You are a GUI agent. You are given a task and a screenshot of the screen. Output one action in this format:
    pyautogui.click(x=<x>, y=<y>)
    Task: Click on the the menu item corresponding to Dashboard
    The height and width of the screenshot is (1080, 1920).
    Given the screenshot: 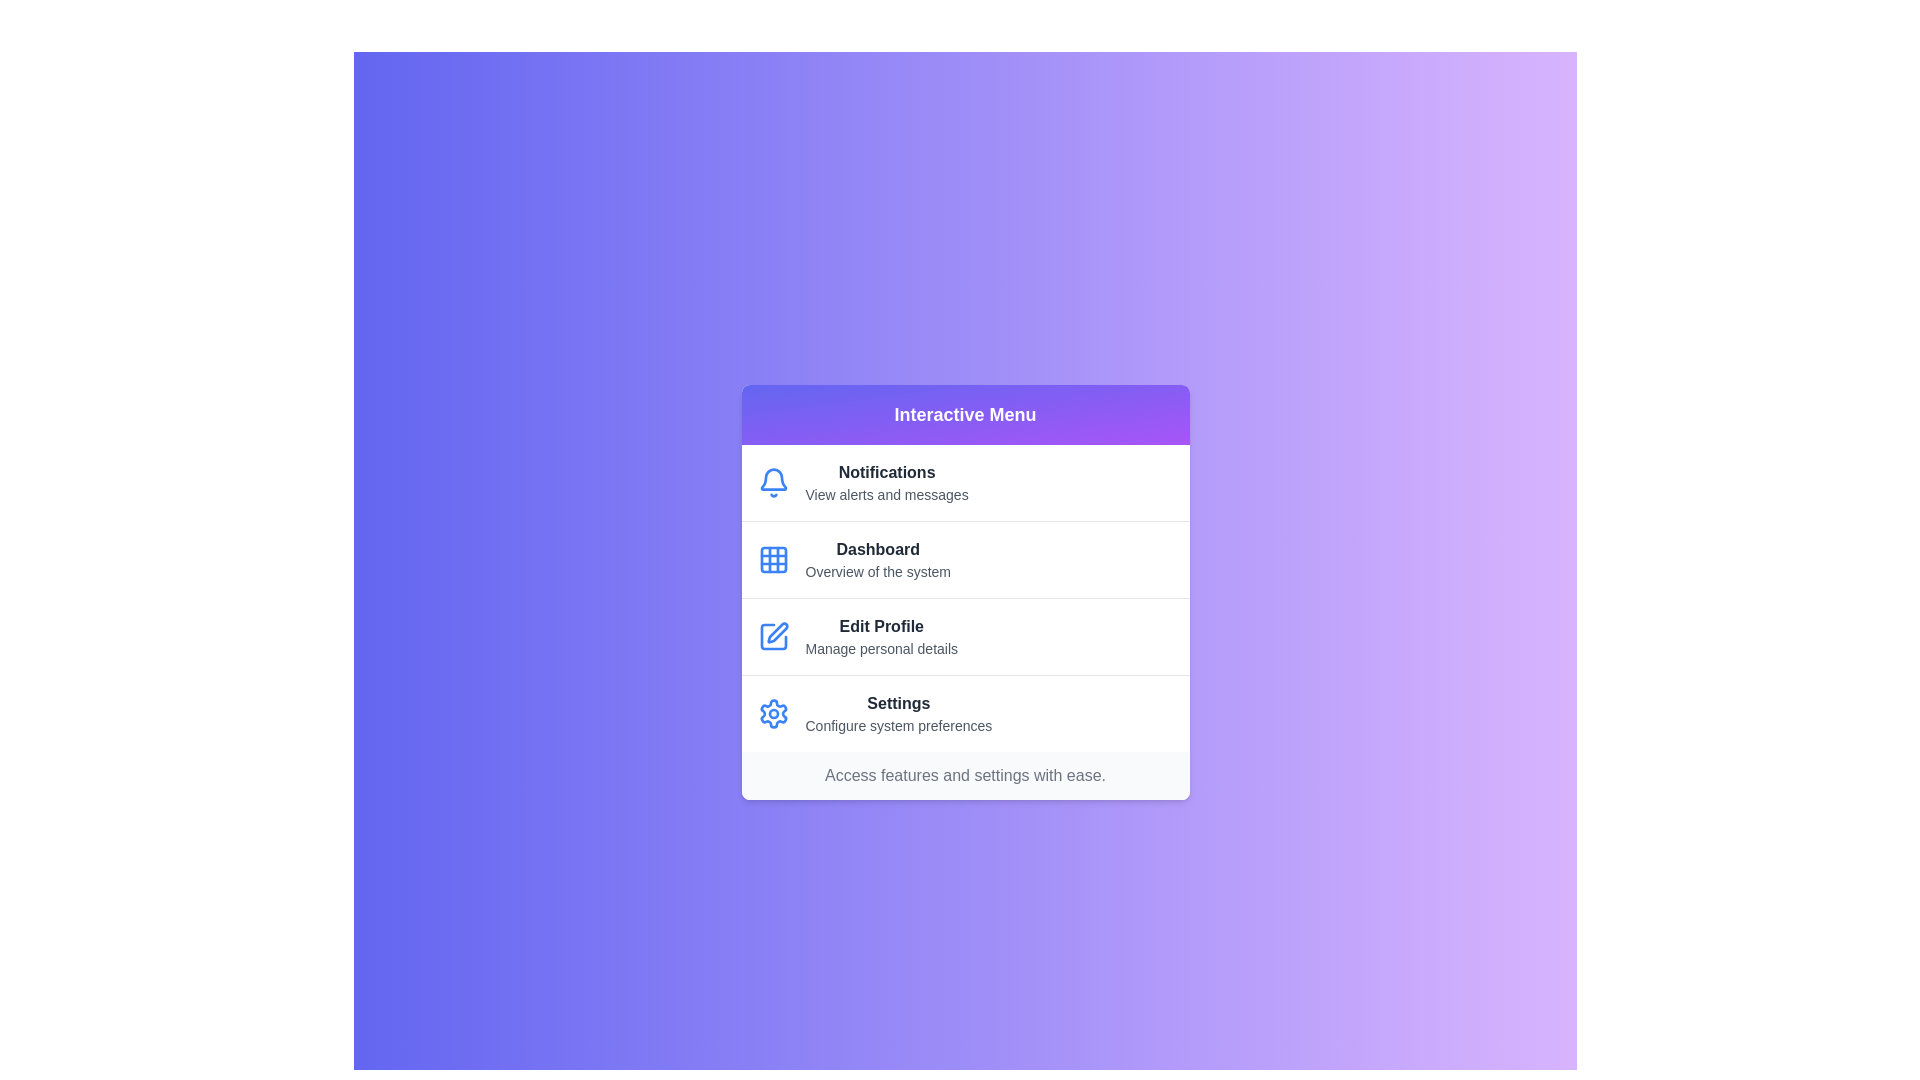 What is the action you would take?
    pyautogui.click(x=965, y=559)
    